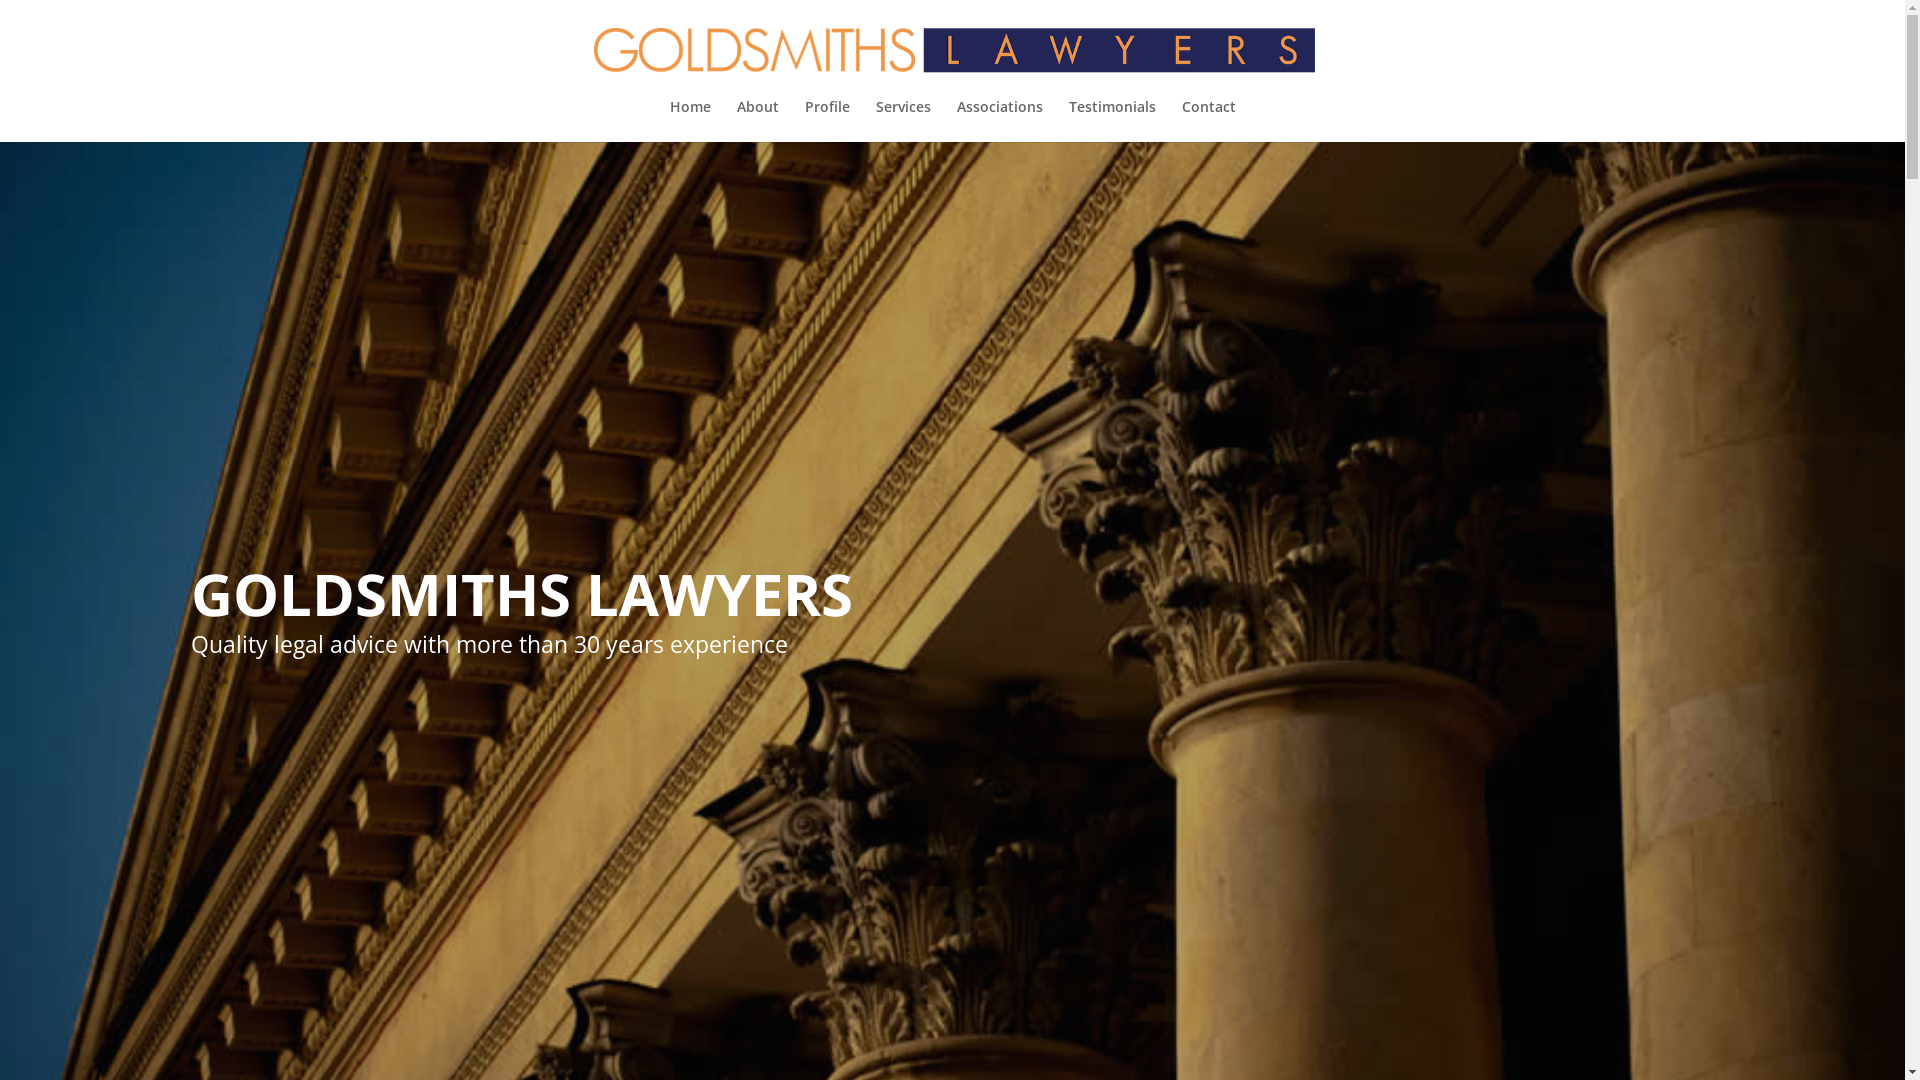  What do you see at coordinates (998, 120) in the screenshot?
I see `'Associations'` at bounding box center [998, 120].